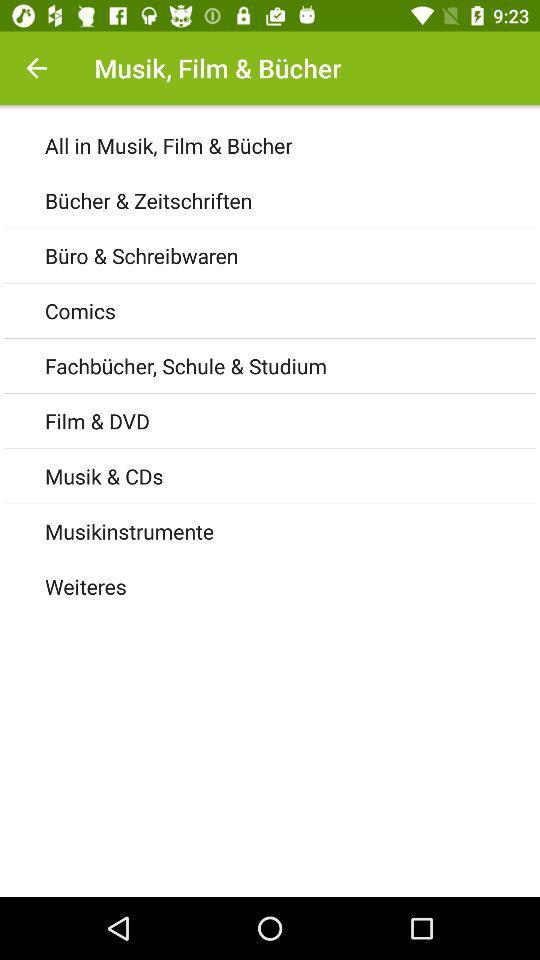 The height and width of the screenshot is (960, 540). I want to click on the icon above the all in musik, so click(36, 68).